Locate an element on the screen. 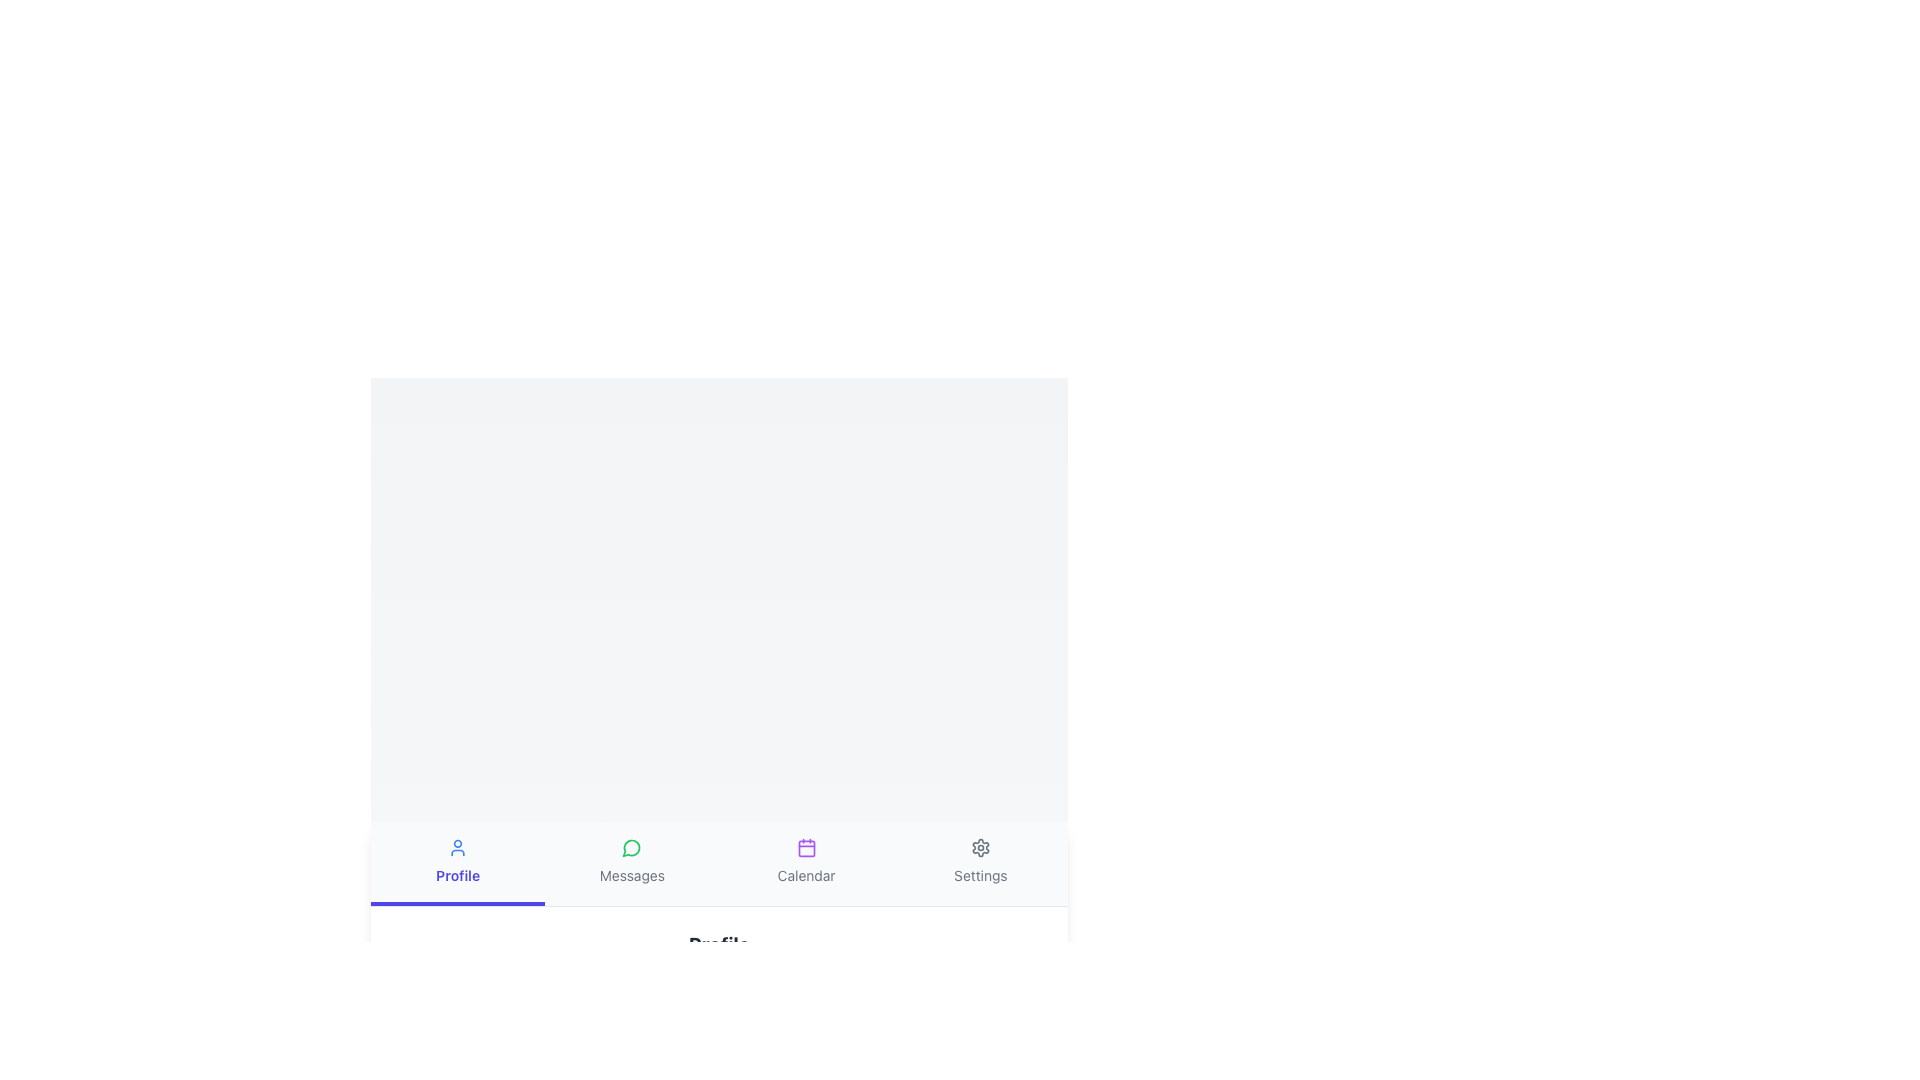  the gear-like icon in the bottom navigation bar is located at coordinates (980, 847).